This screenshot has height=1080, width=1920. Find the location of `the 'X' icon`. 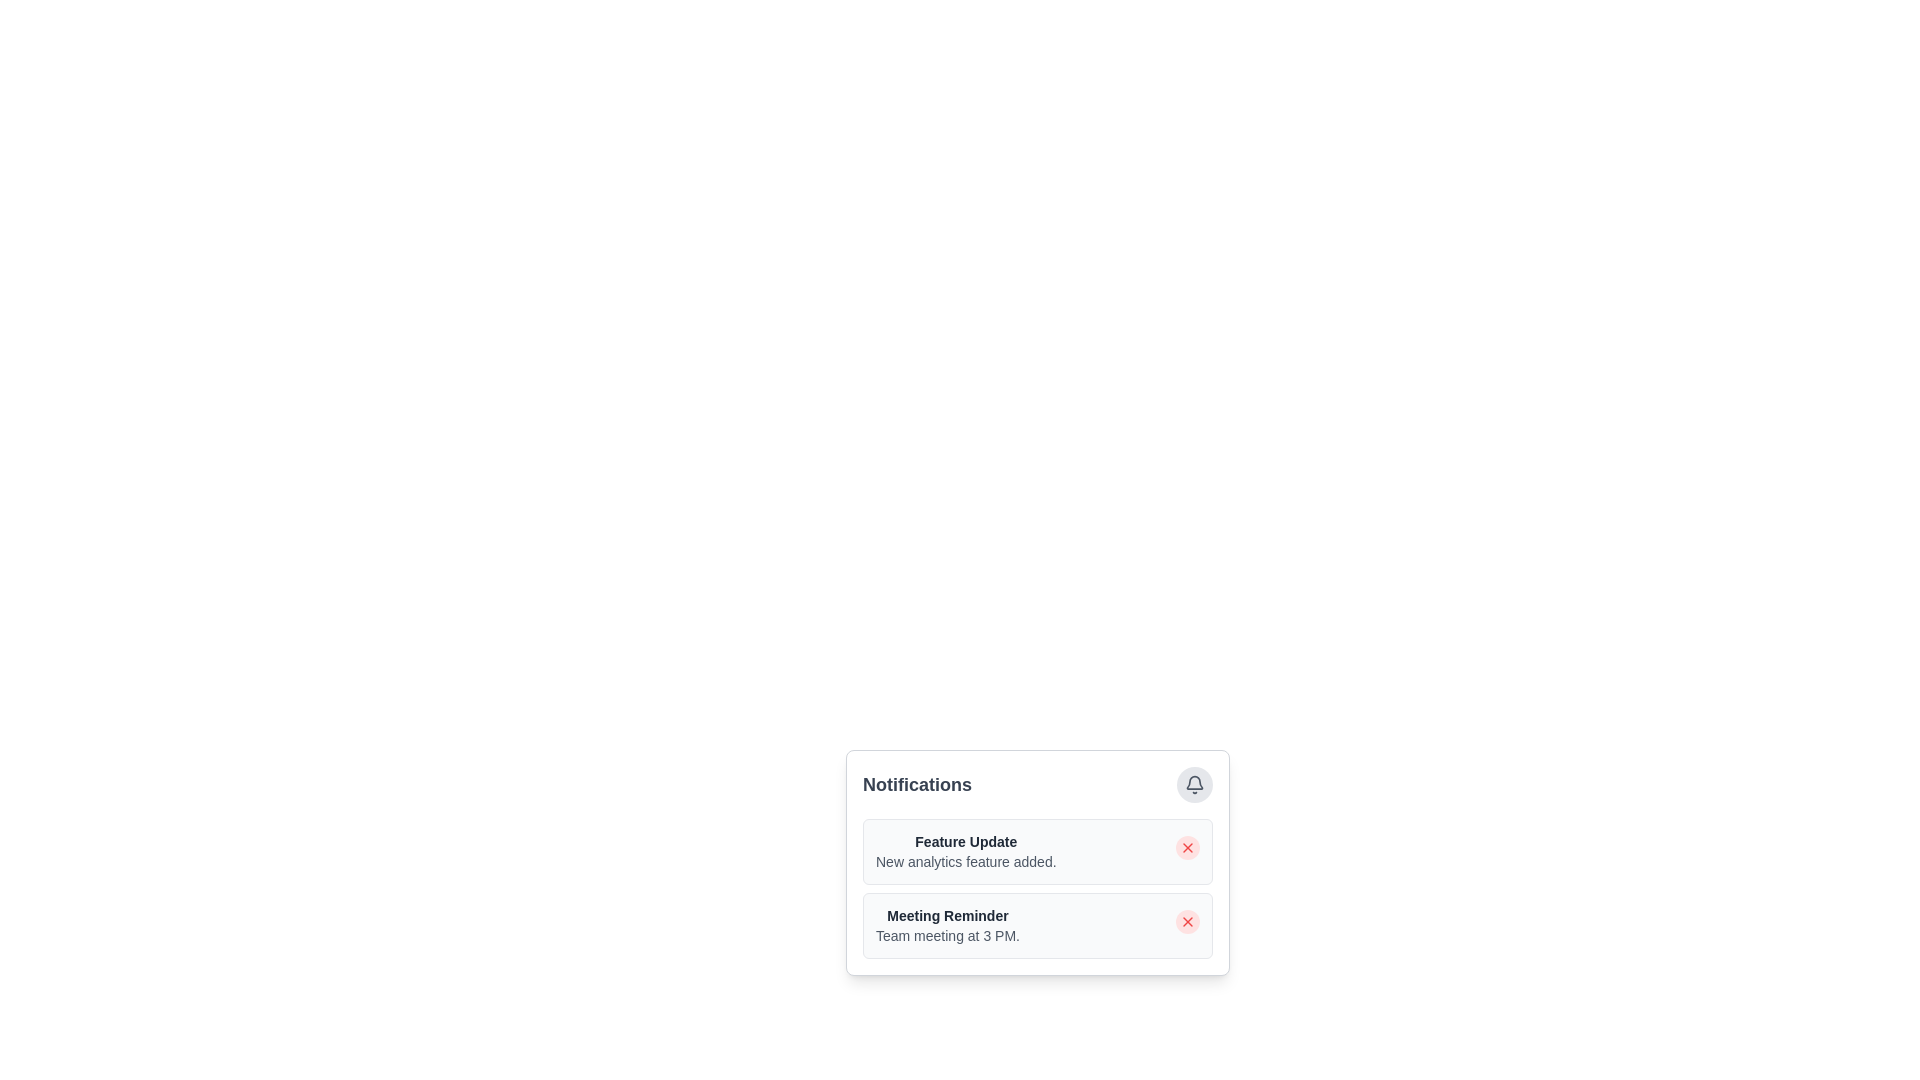

the 'X' icon is located at coordinates (1188, 921).